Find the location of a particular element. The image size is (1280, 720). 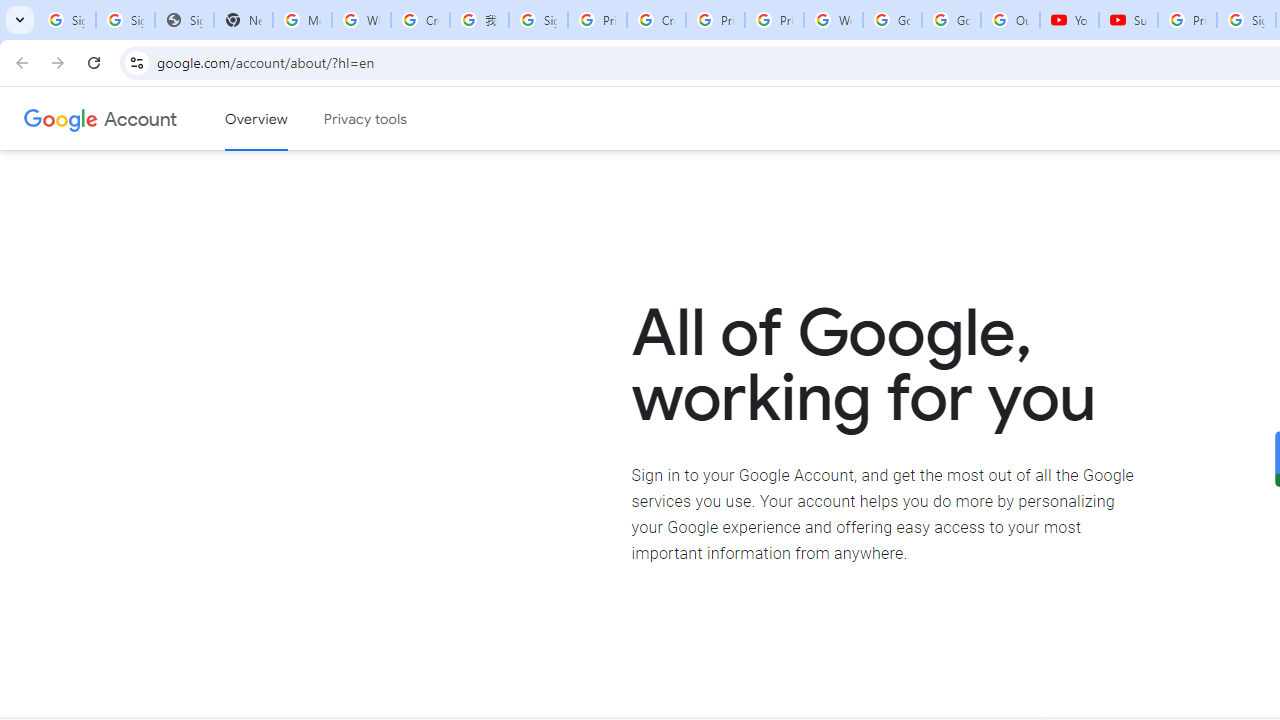

'Google logo' is located at coordinates (61, 118).